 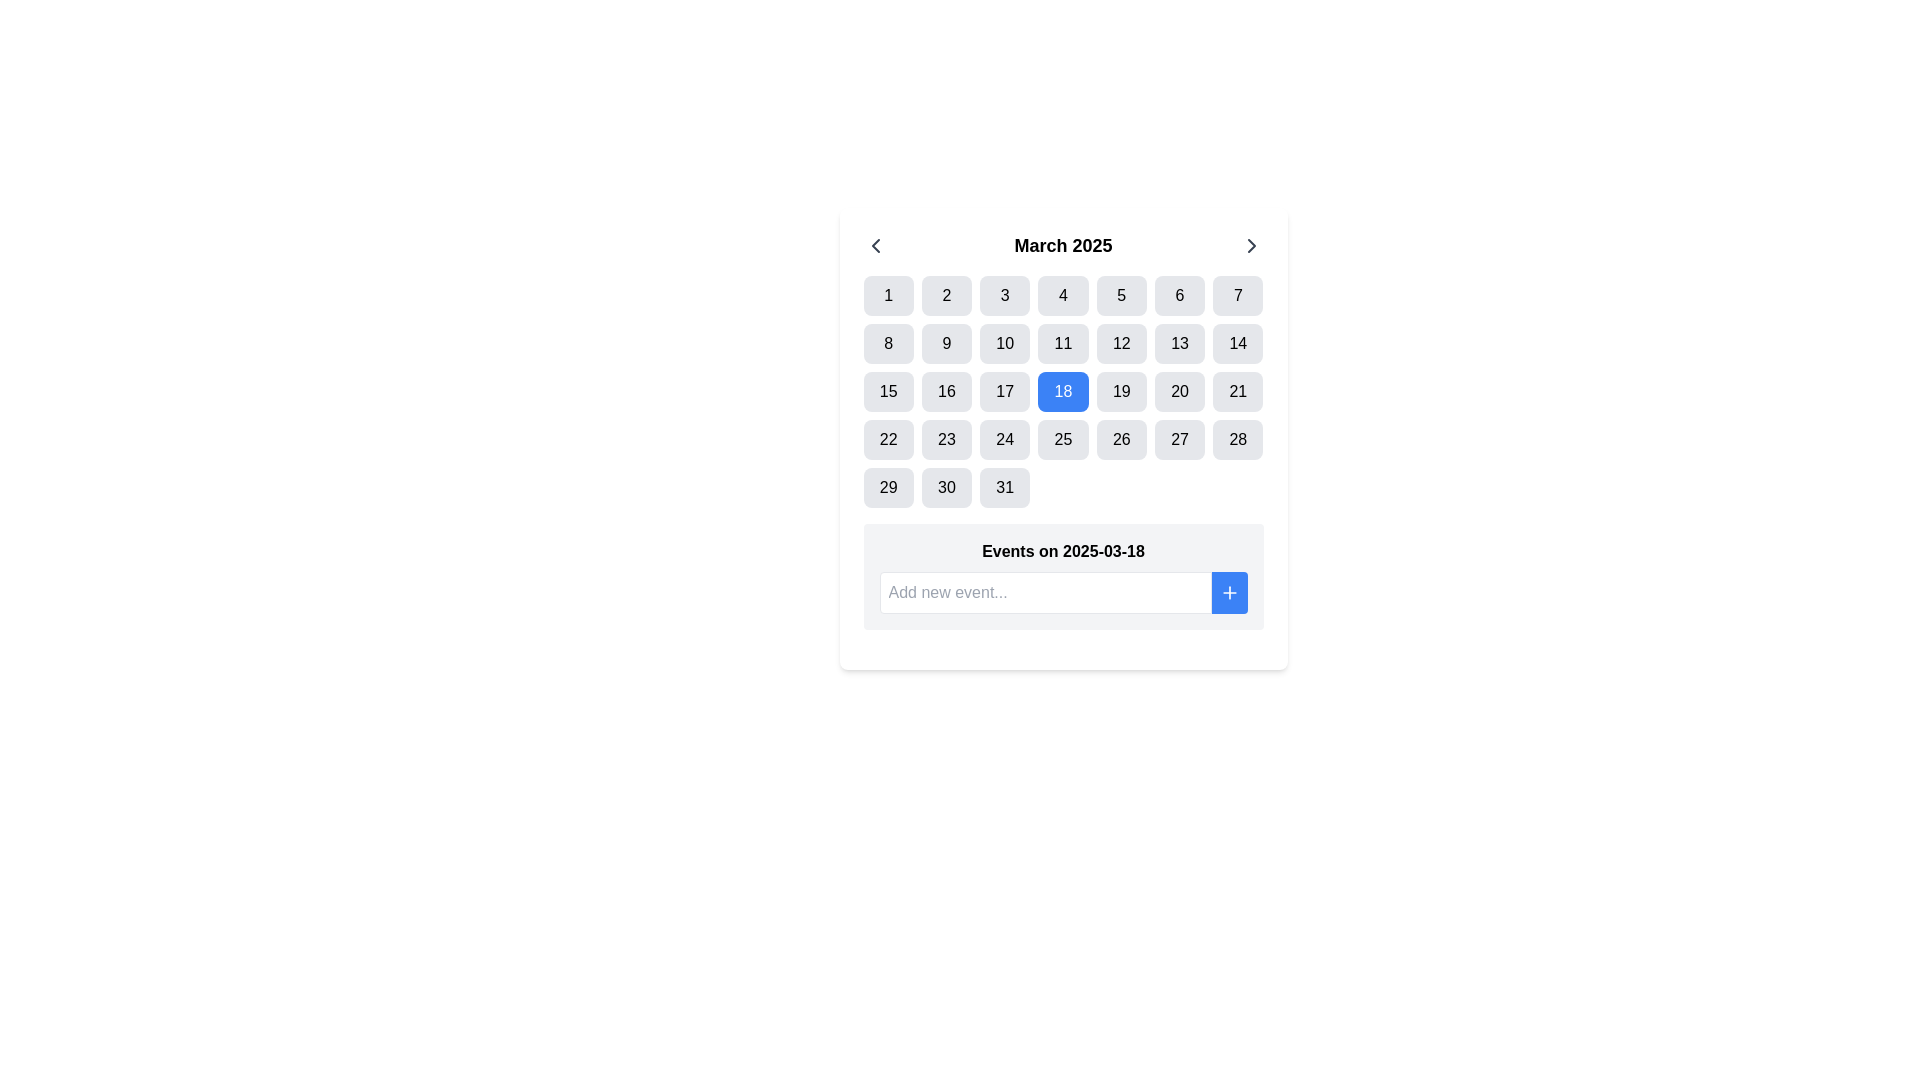 What do you see at coordinates (1062, 296) in the screenshot?
I see `the '4' button in the March 2025 calendar` at bounding box center [1062, 296].